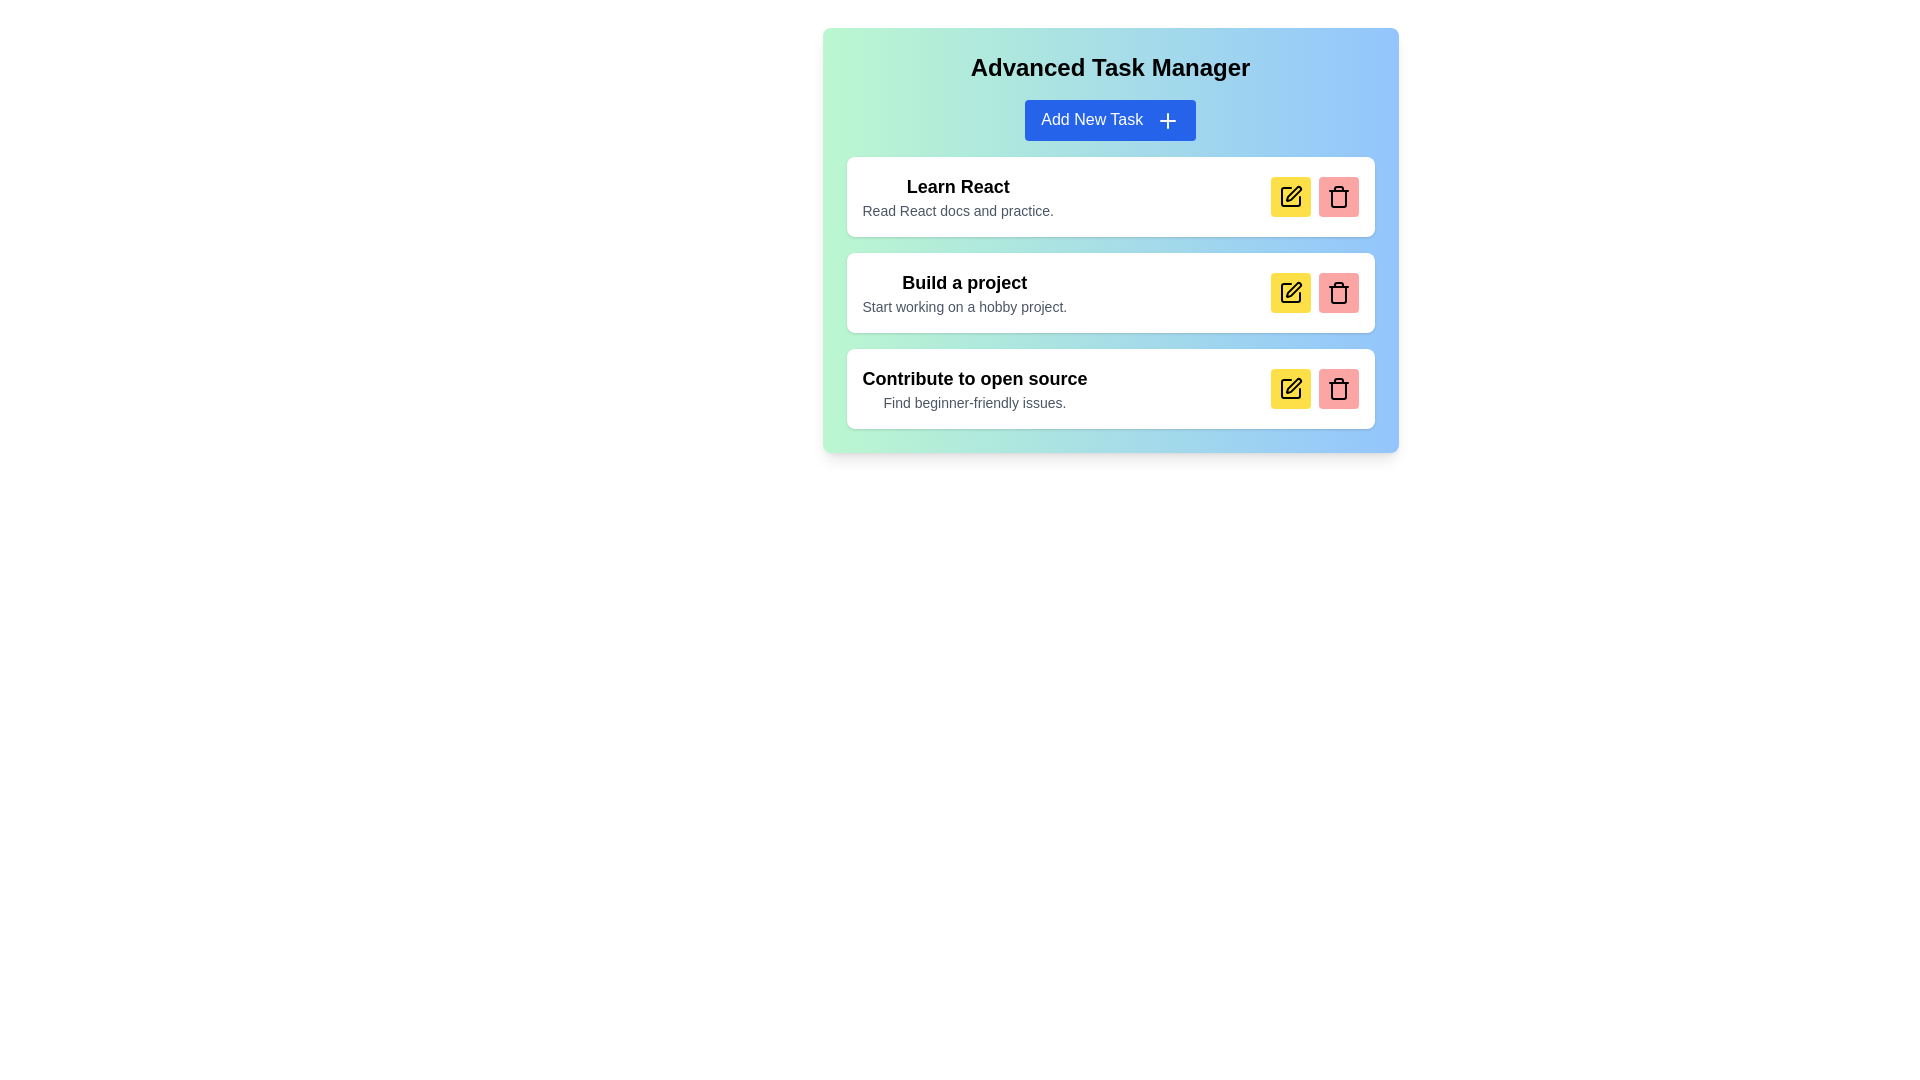  Describe the element at coordinates (1338, 388) in the screenshot. I see `the delete button for the task titled Contribute to open source` at that location.